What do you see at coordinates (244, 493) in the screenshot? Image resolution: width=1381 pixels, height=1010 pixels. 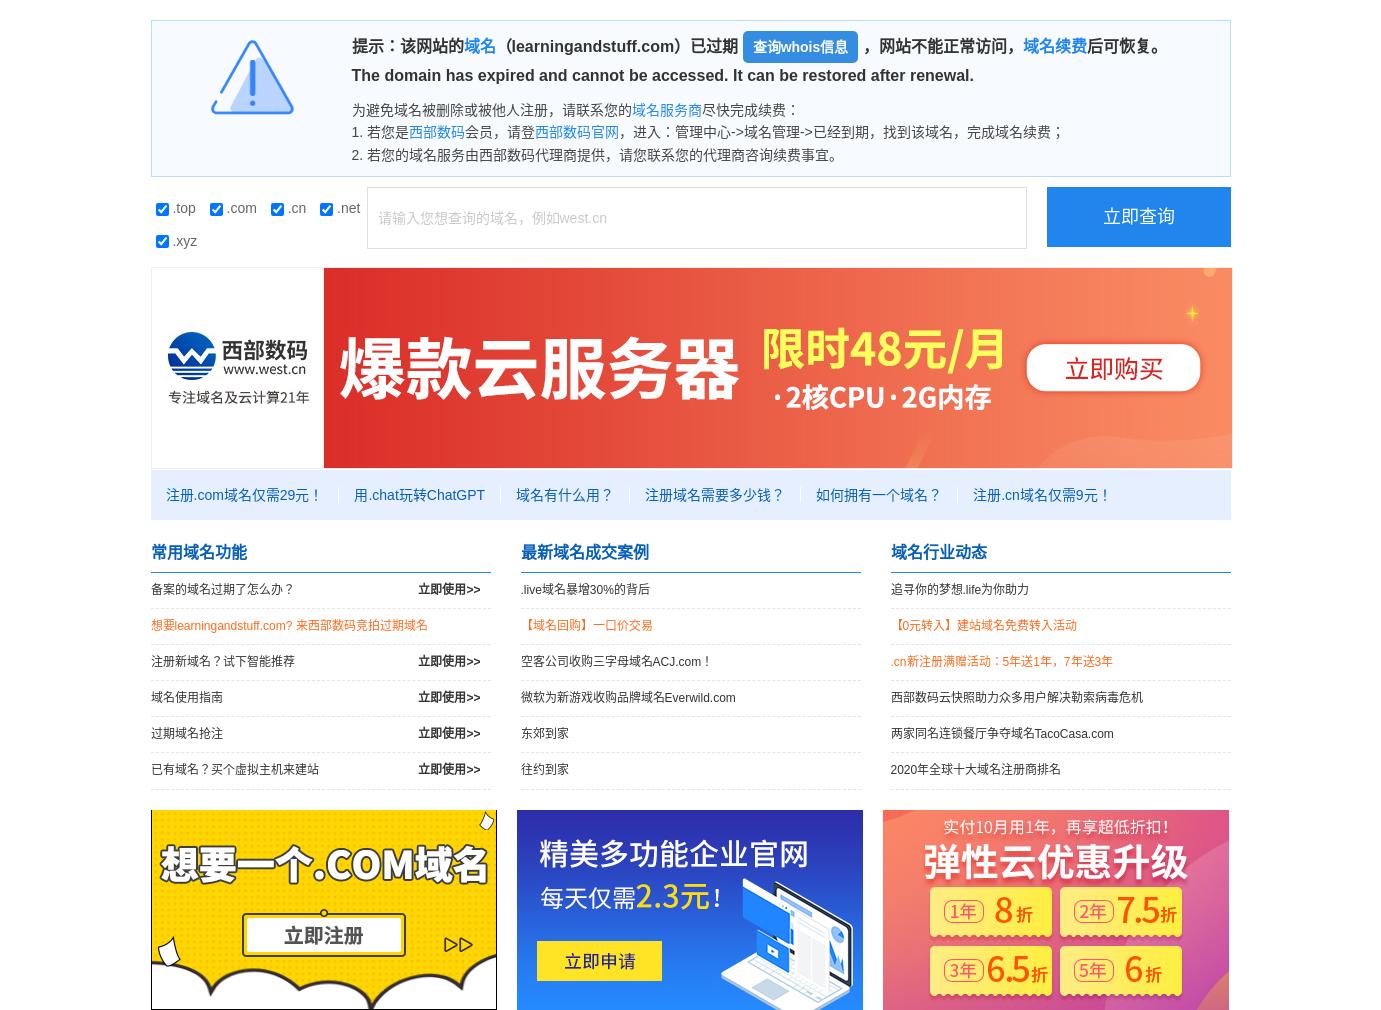 I see `'注册.com域名仅需29元！'` at bounding box center [244, 493].